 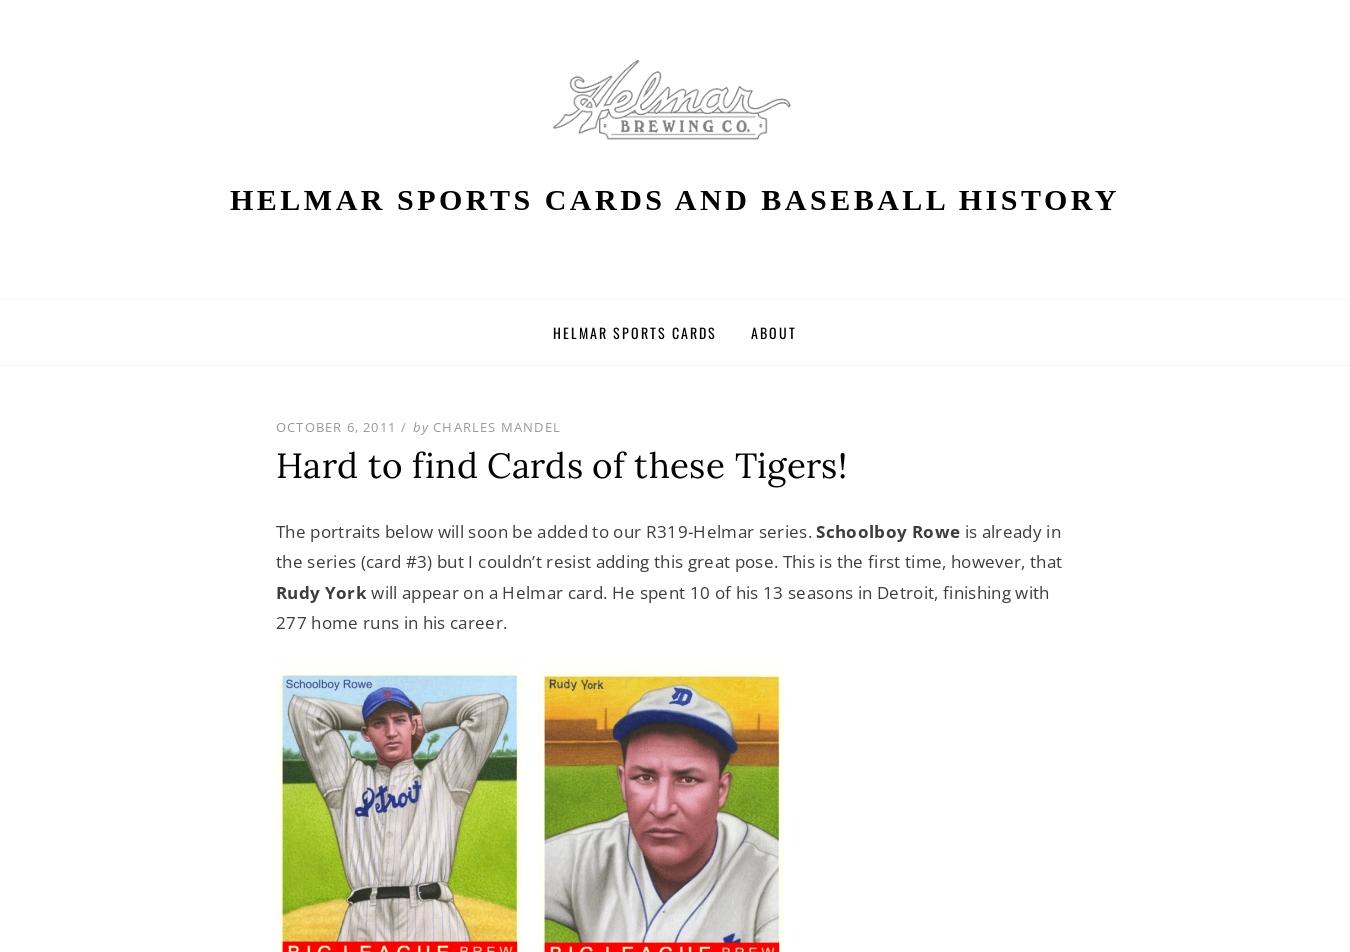 I want to click on 'Rudy York', so click(x=274, y=591).